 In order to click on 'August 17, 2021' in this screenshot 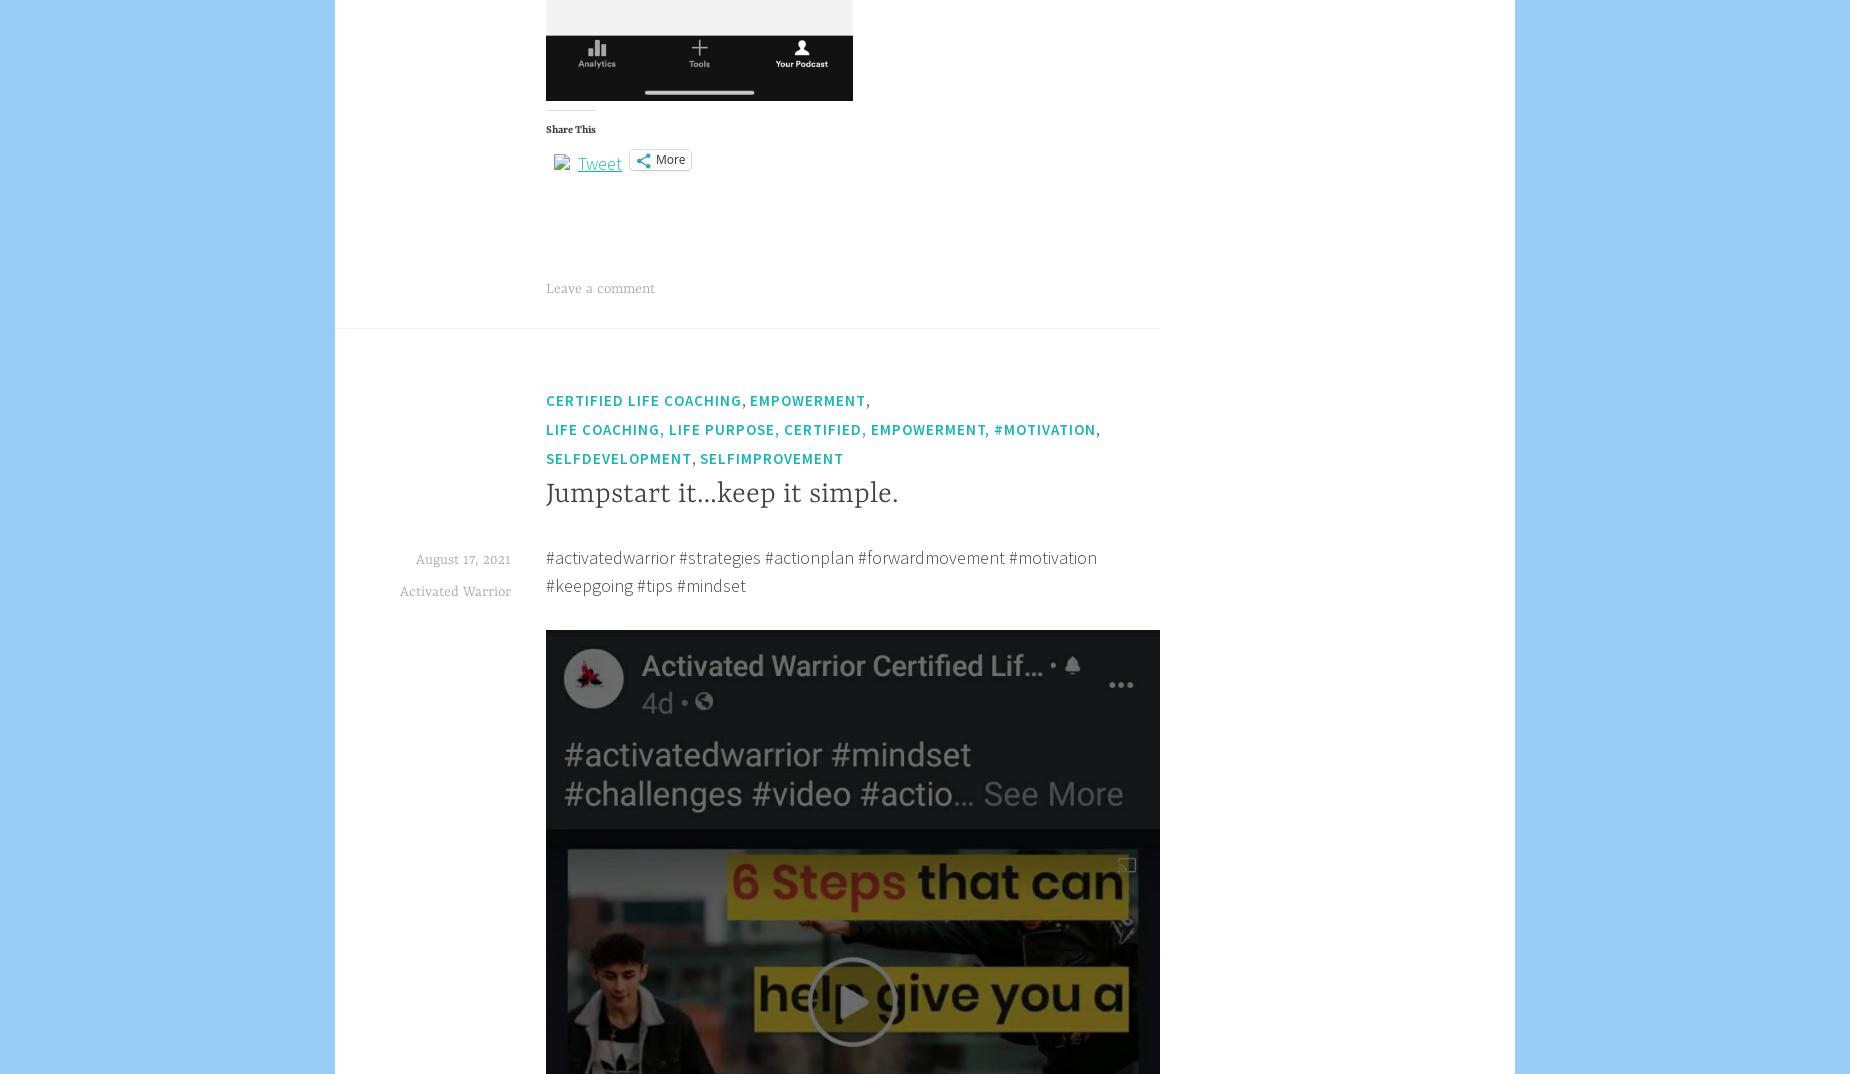, I will do `click(415, 558)`.